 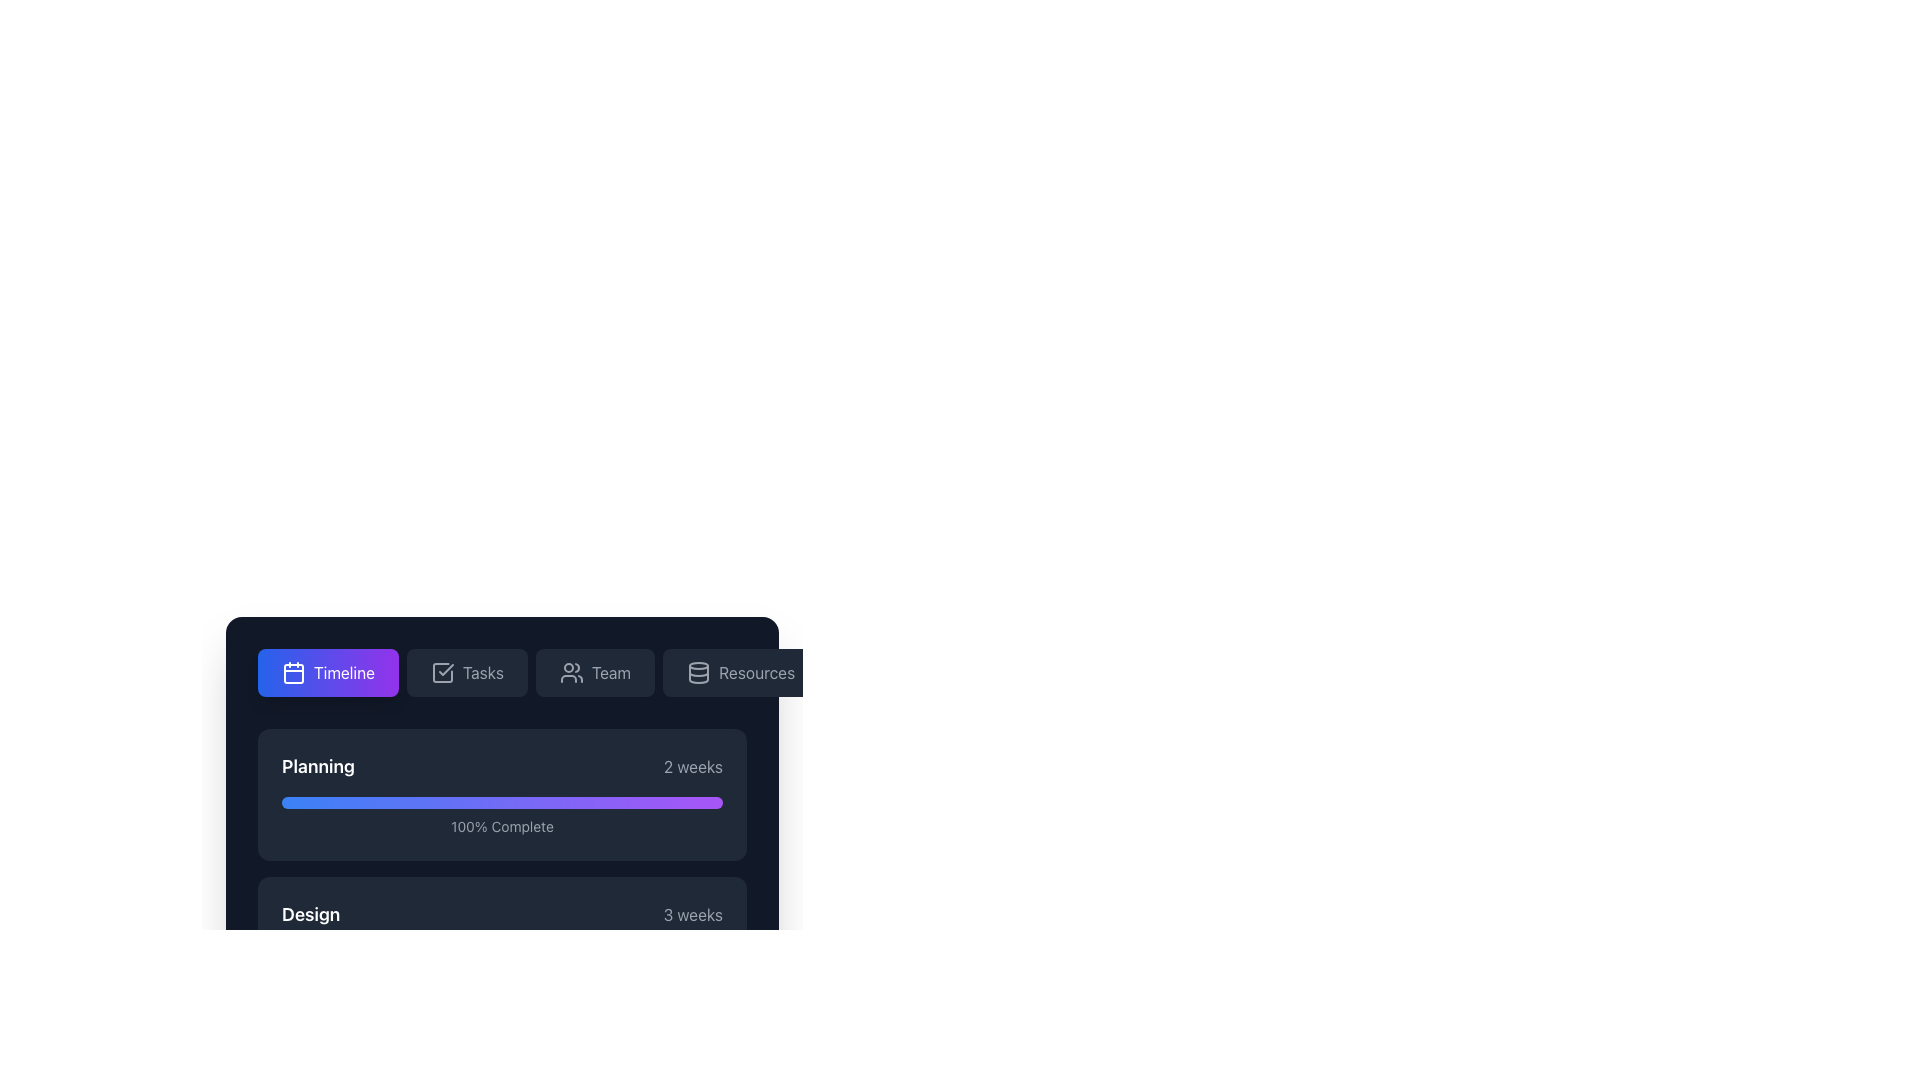 I want to click on the 'Team' button, which is a rectangular button with rounded corners located in the horizontal menu bar, so click(x=594, y=672).